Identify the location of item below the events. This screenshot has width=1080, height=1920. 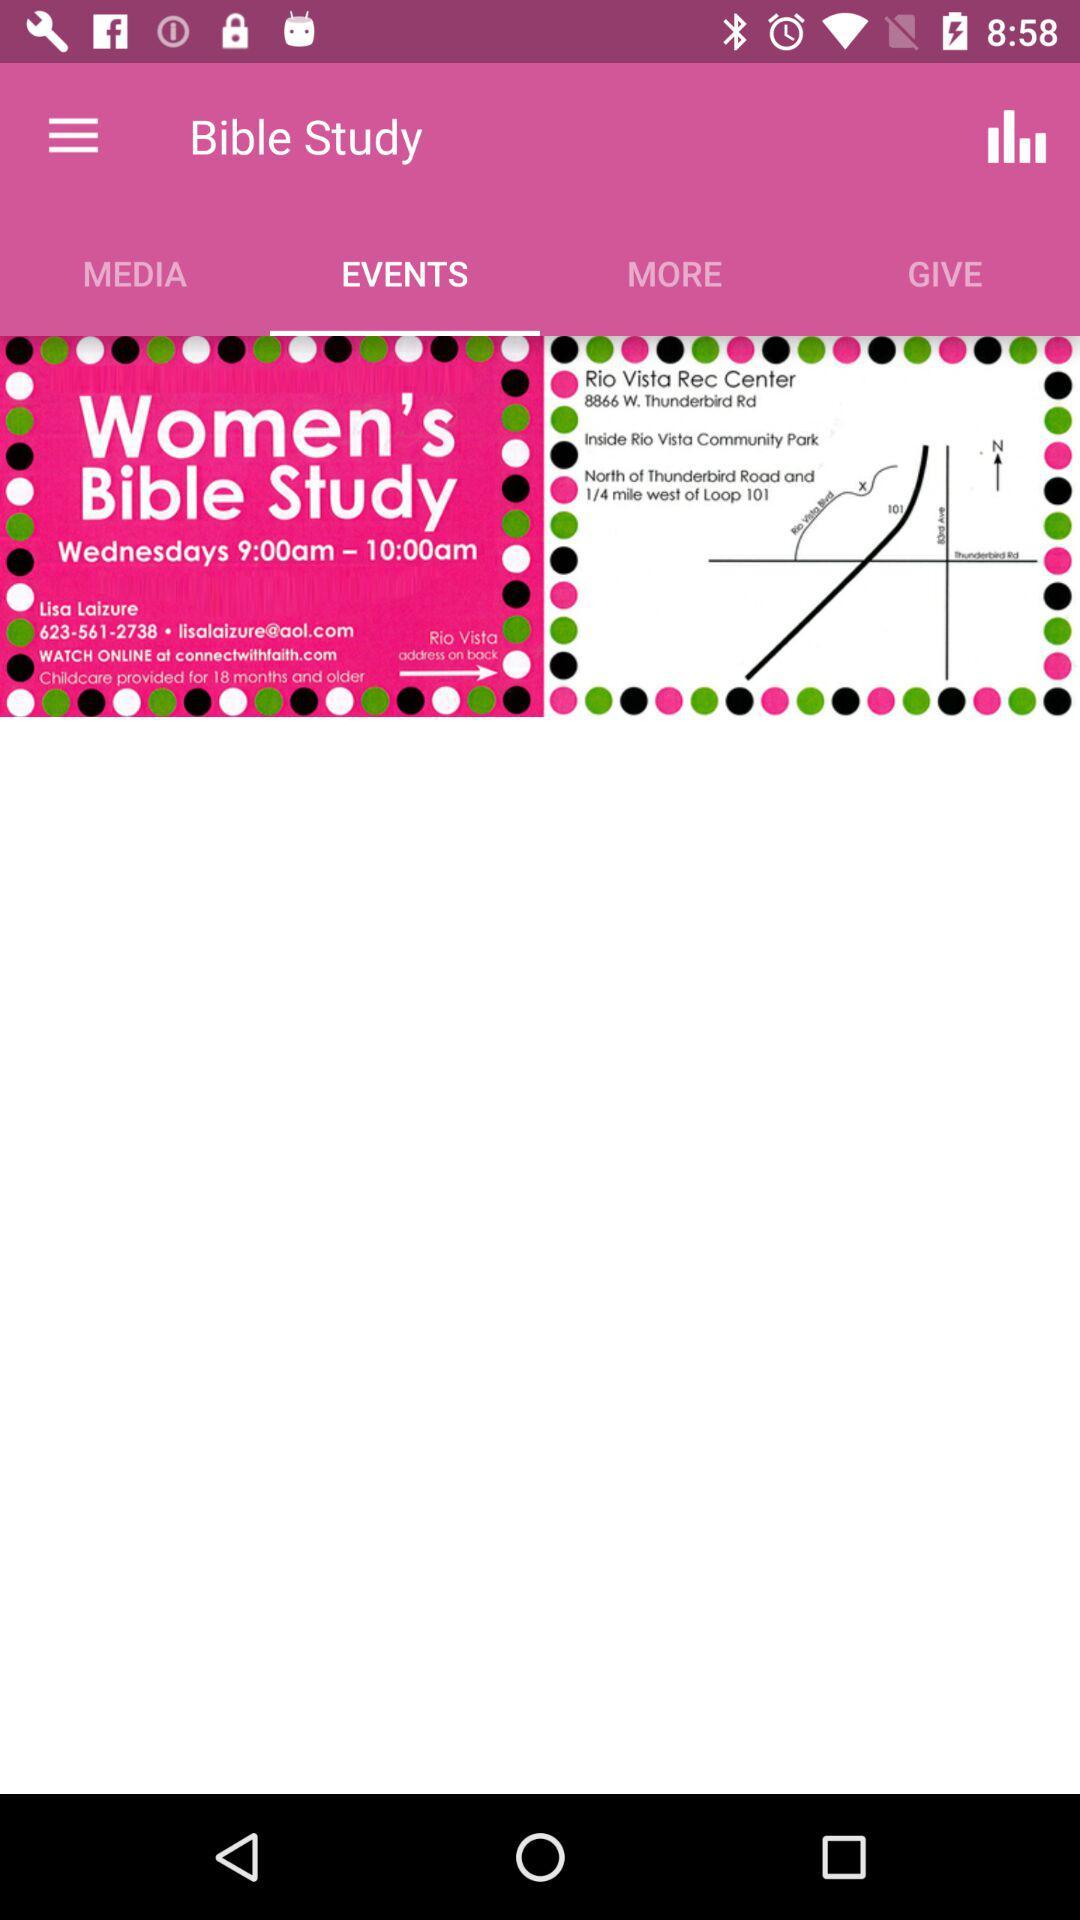
(538, 526).